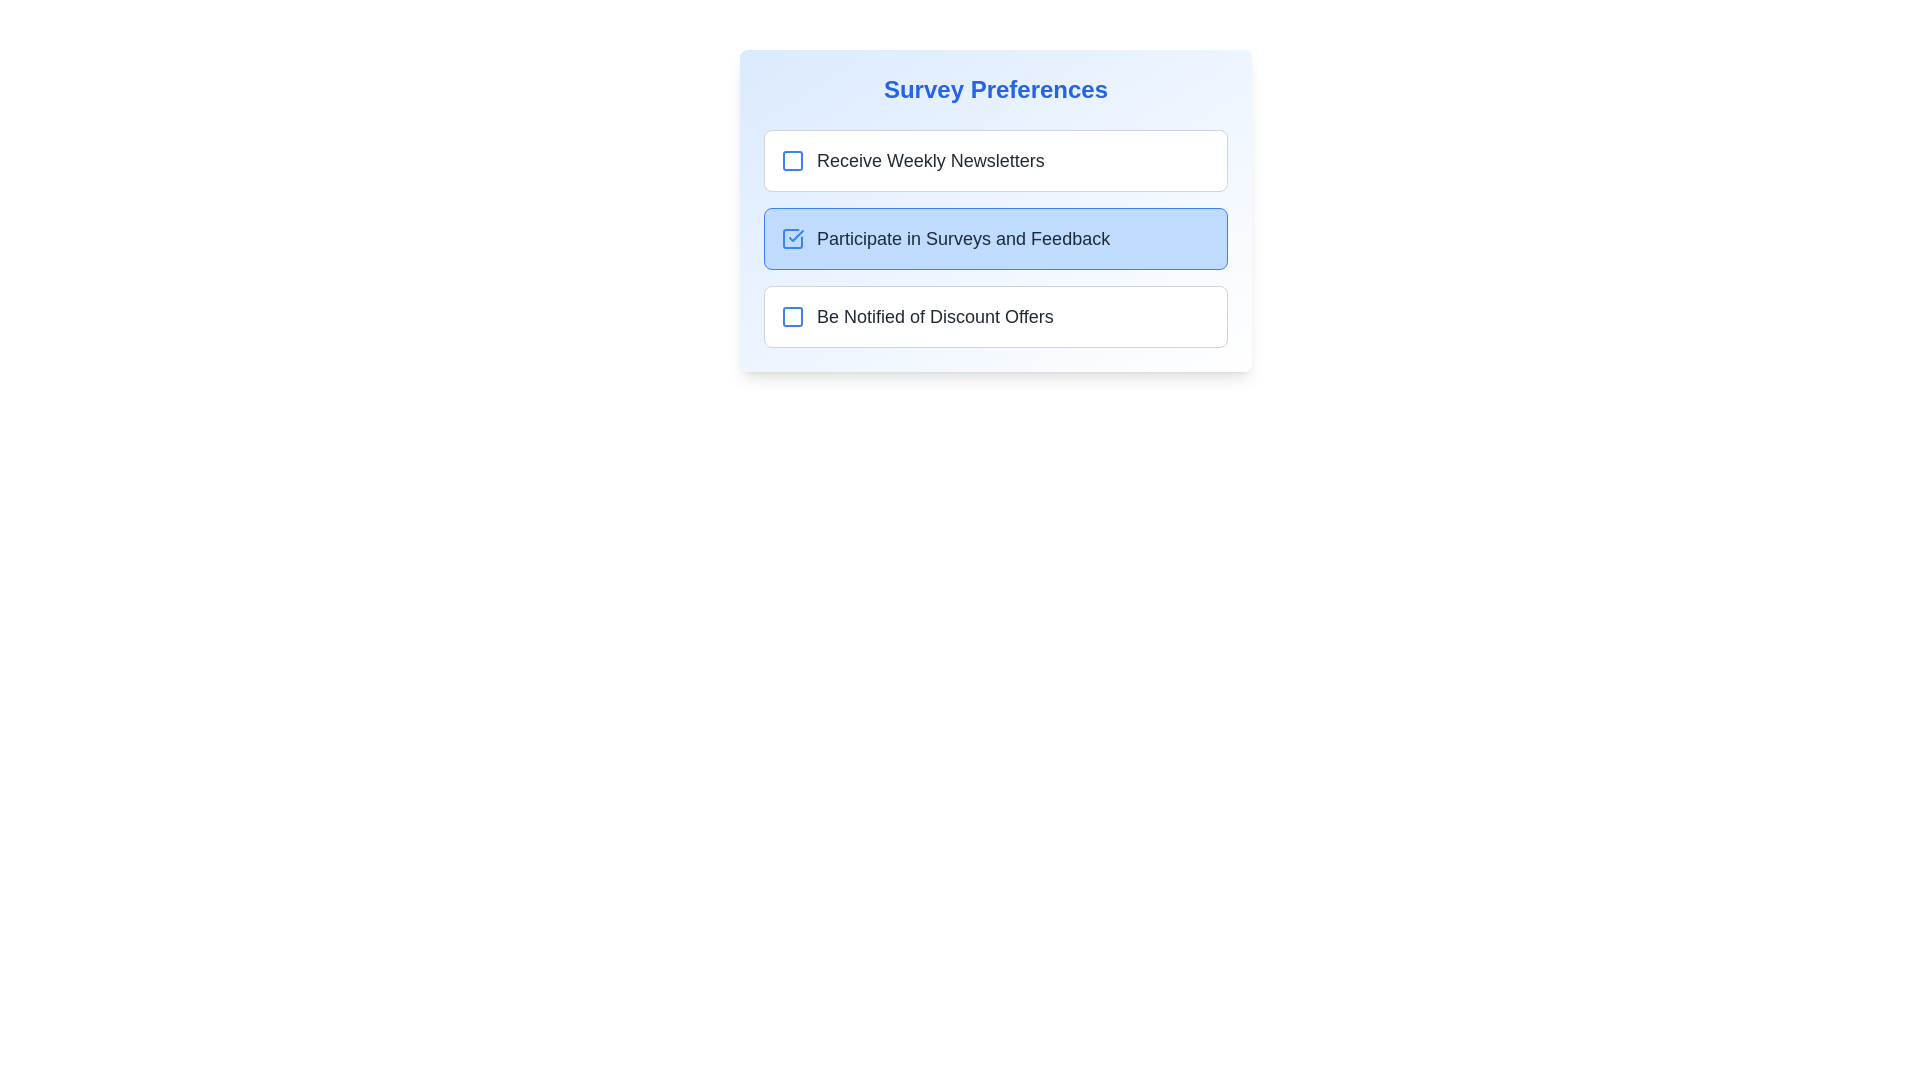 The height and width of the screenshot is (1080, 1920). Describe the element at coordinates (996, 160) in the screenshot. I see `the label 'Receive Weekly Newsletters'` at that location.